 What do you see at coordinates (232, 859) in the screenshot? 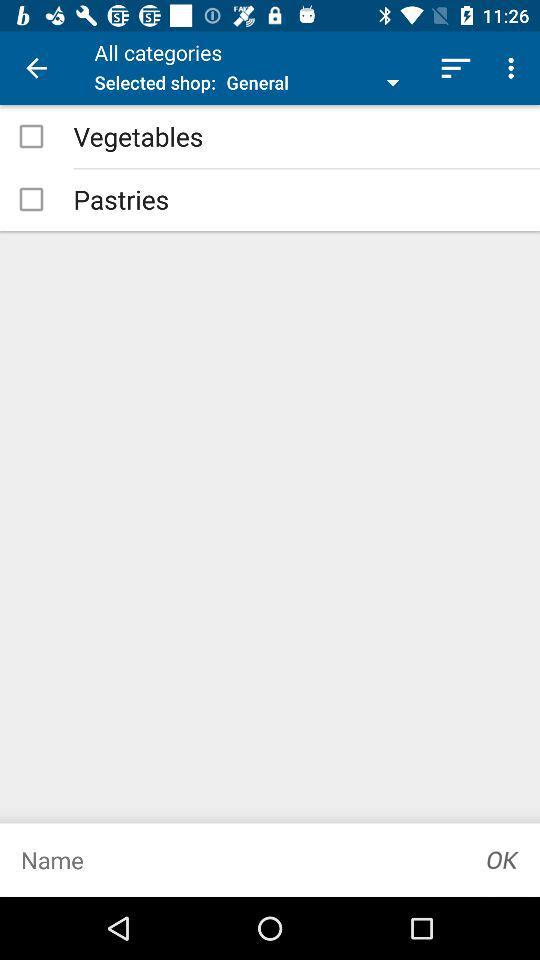
I see `type name to search` at bounding box center [232, 859].